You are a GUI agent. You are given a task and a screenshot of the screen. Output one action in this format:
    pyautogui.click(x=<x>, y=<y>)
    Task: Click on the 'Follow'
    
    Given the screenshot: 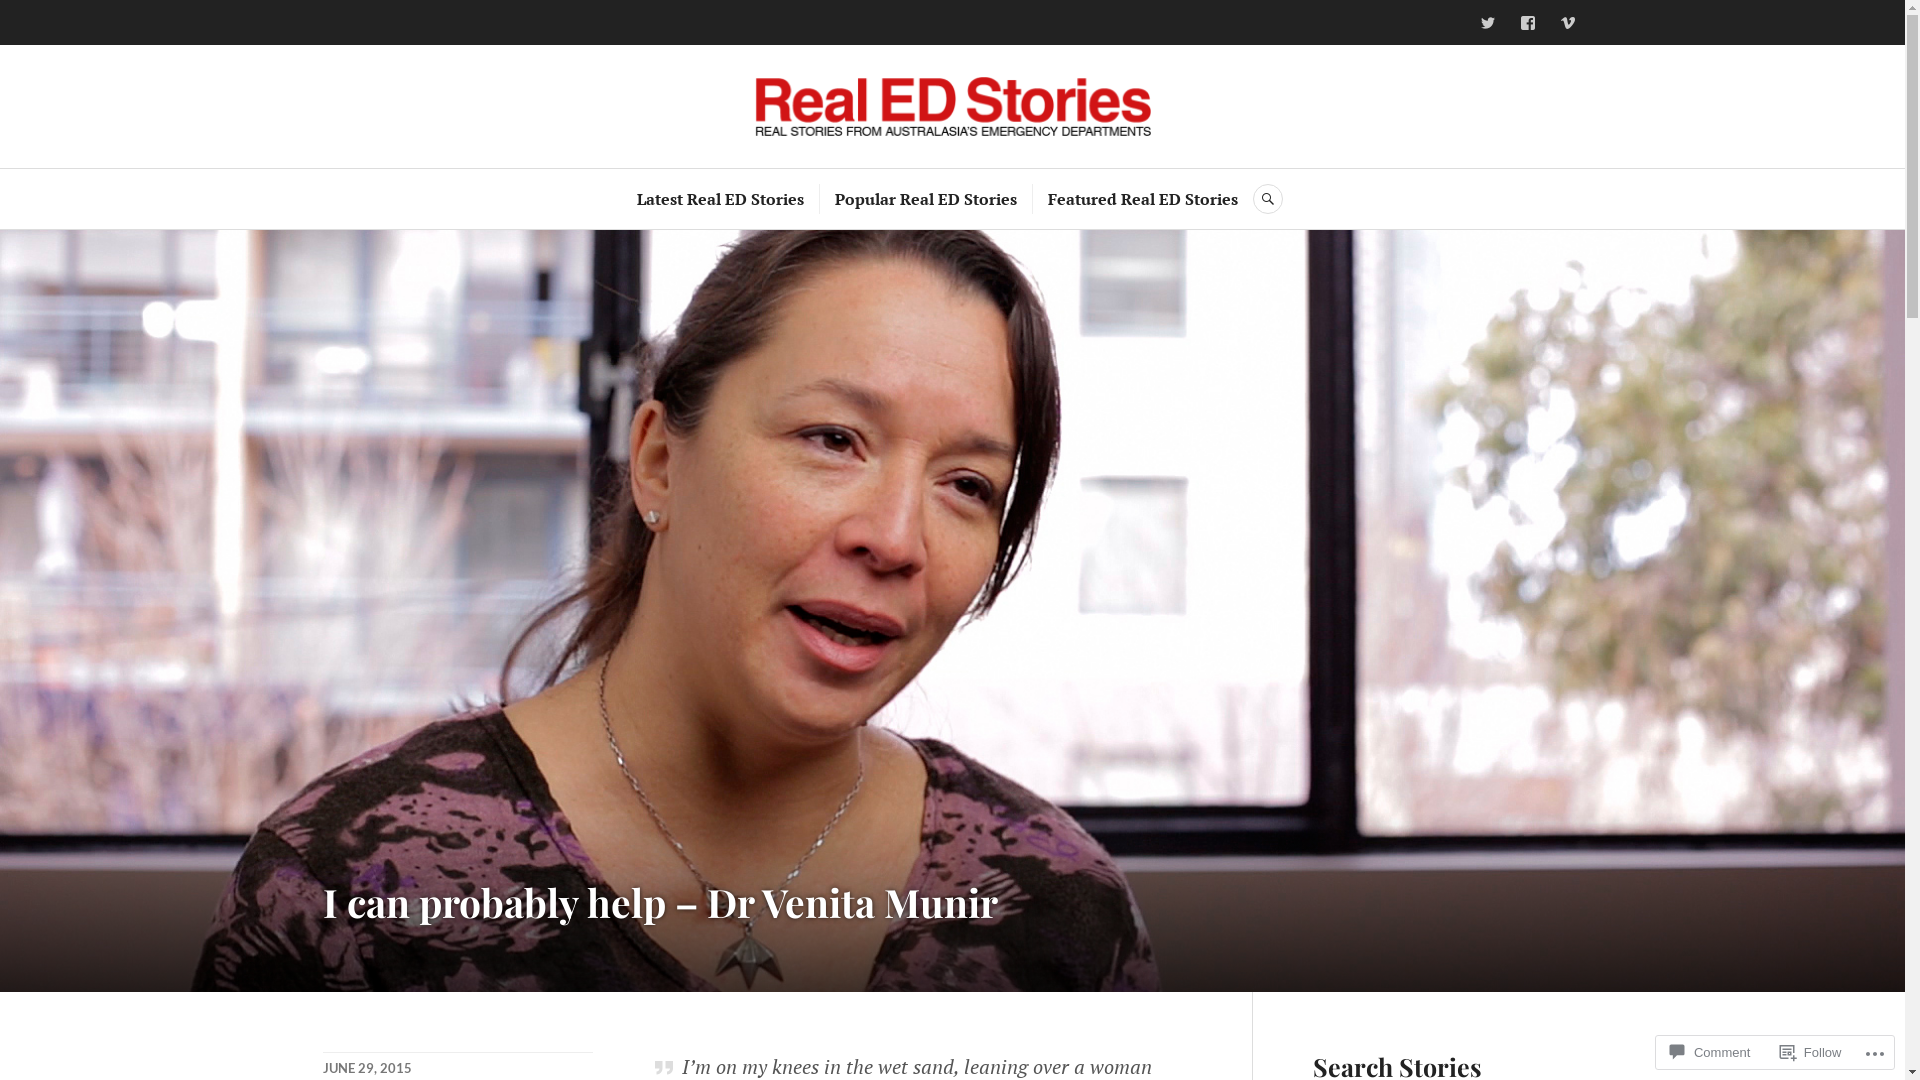 What is the action you would take?
    pyautogui.click(x=1810, y=1051)
    